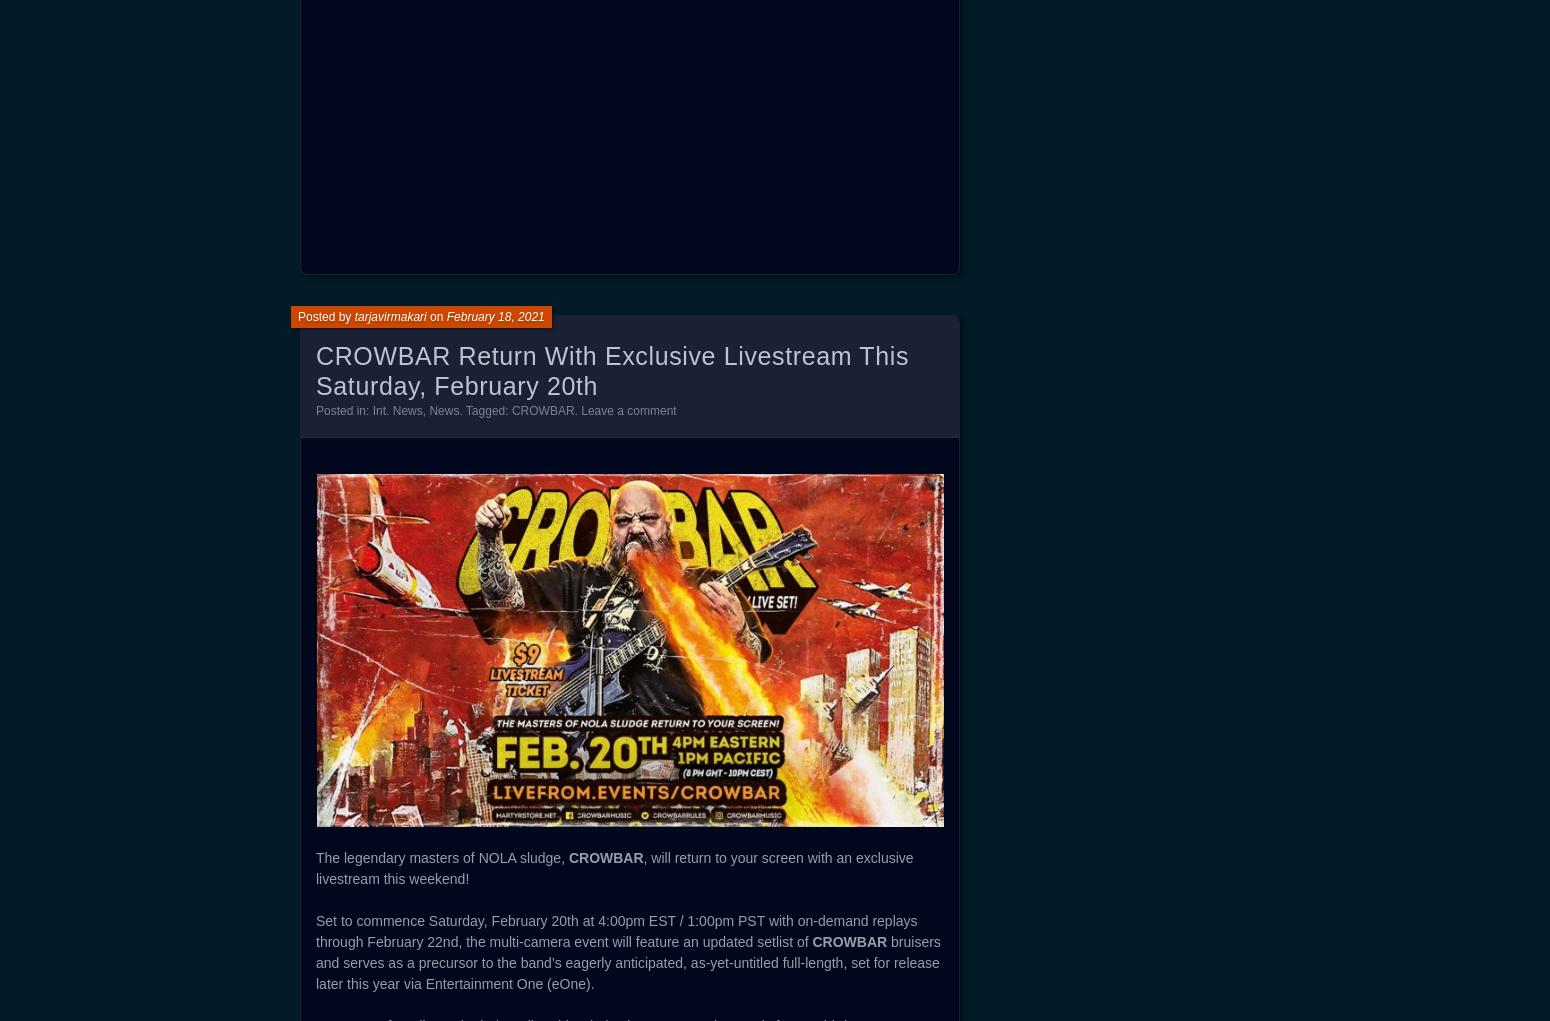  I want to click on '.', so click(577, 409).